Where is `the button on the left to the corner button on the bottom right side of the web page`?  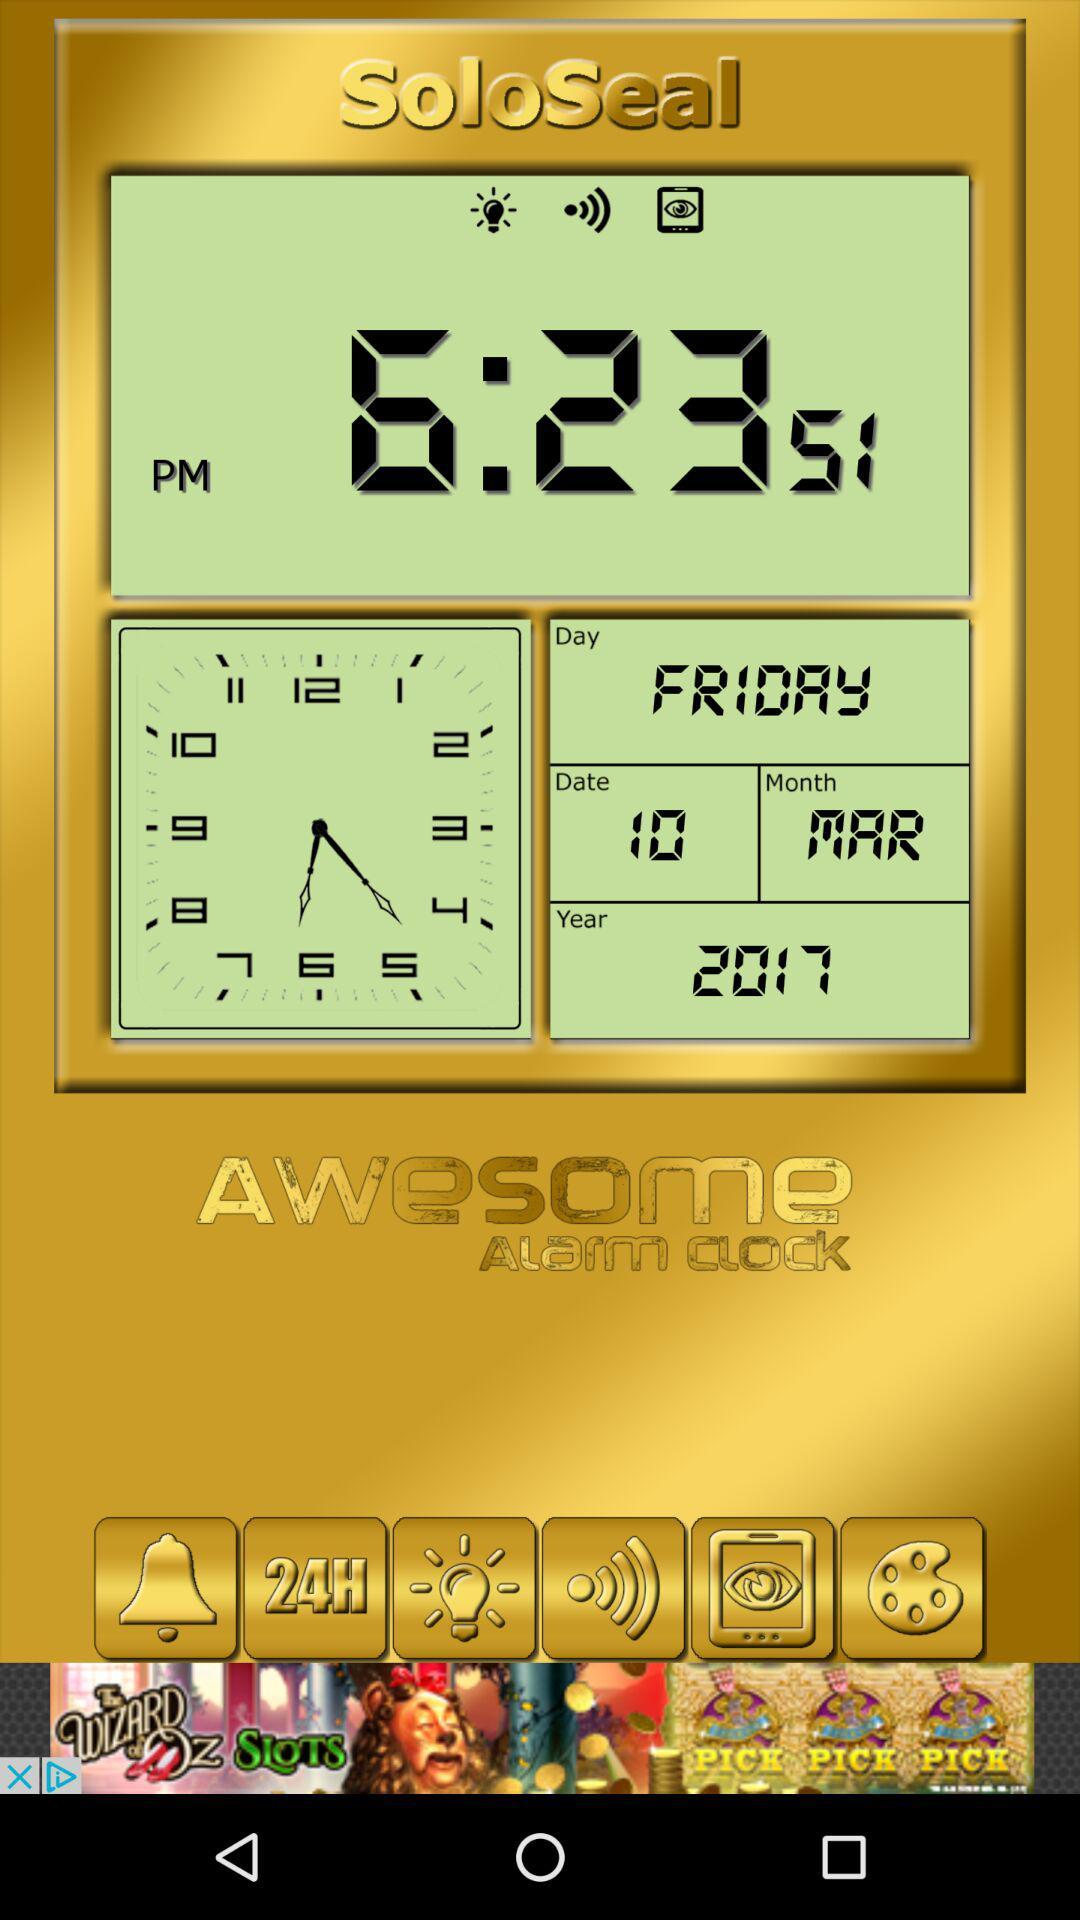 the button on the left to the corner button on the bottom right side of the web page is located at coordinates (763, 1587).